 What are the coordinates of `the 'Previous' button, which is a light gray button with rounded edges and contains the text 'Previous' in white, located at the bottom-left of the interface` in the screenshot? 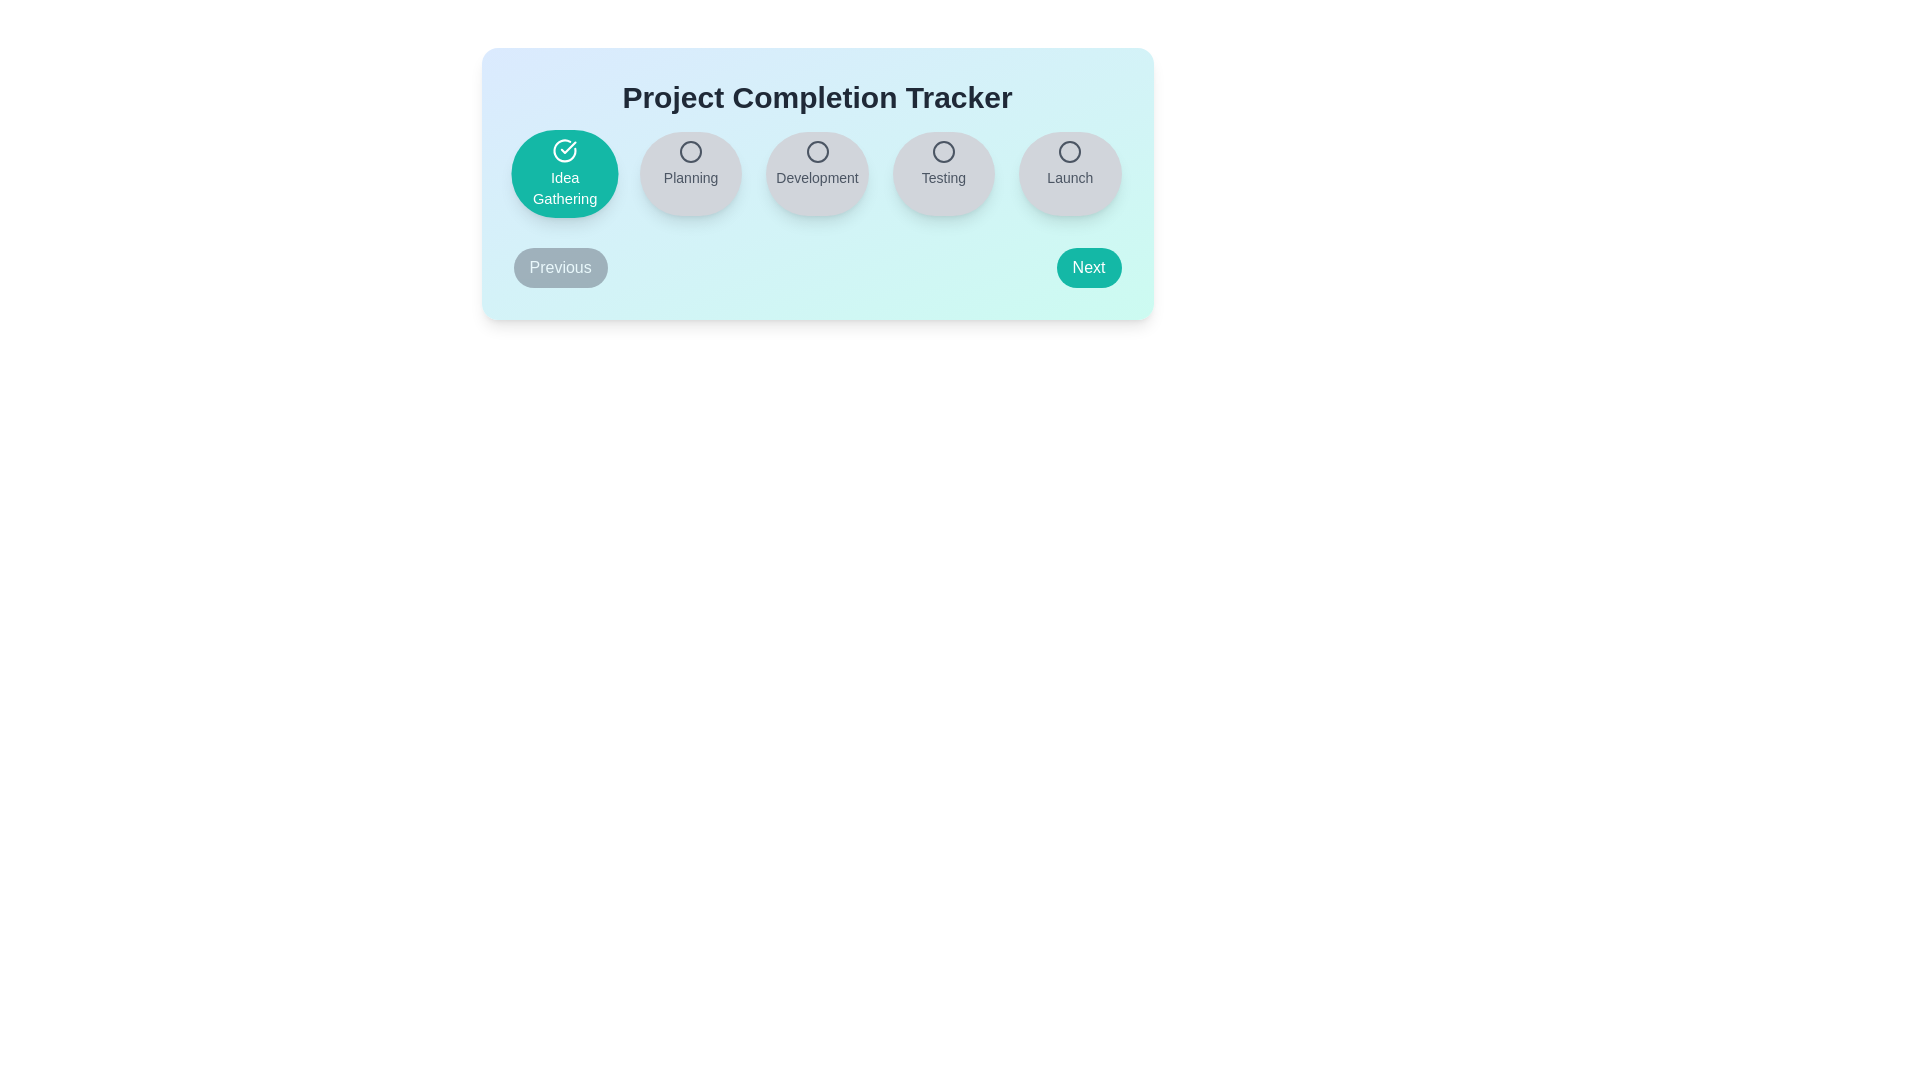 It's located at (560, 266).